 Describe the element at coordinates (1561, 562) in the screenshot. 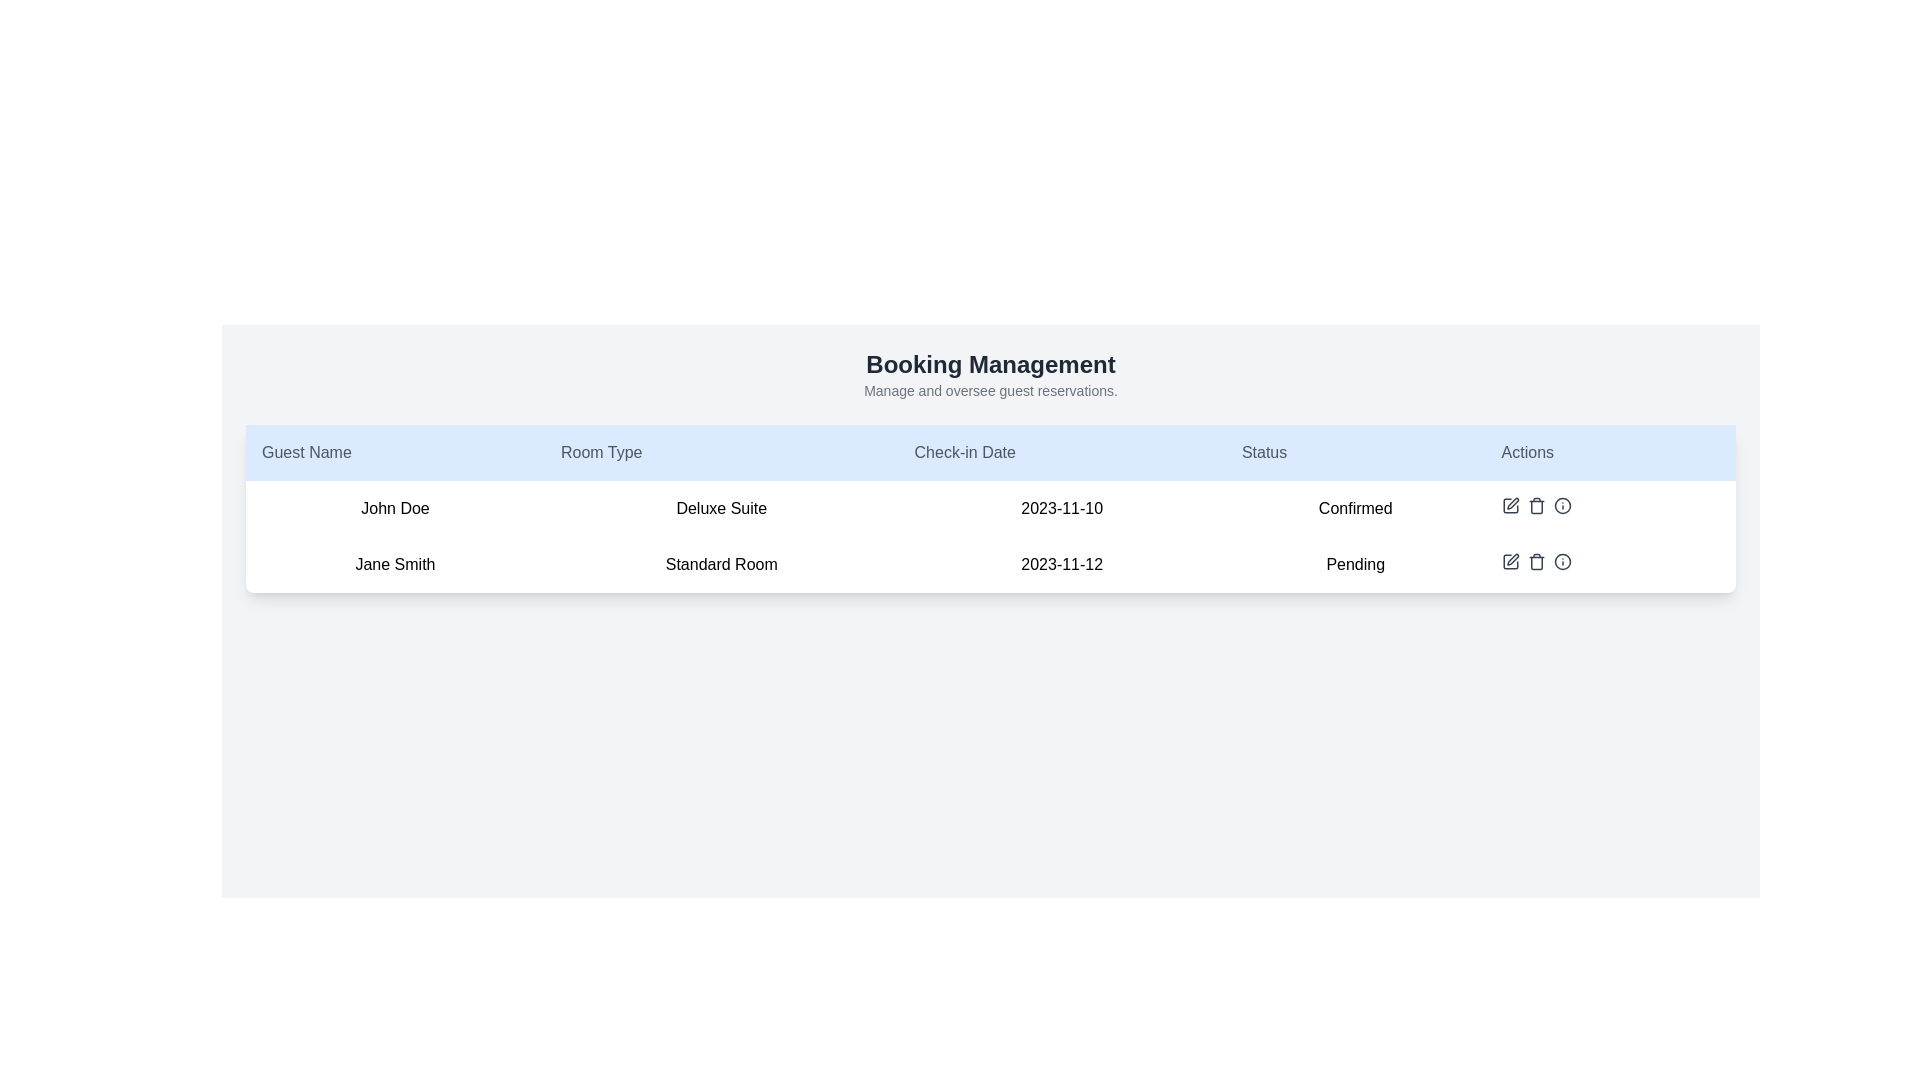

I see `the circular part of the information icon located in the second-row 'Actions' column of the booking details table` at that location.